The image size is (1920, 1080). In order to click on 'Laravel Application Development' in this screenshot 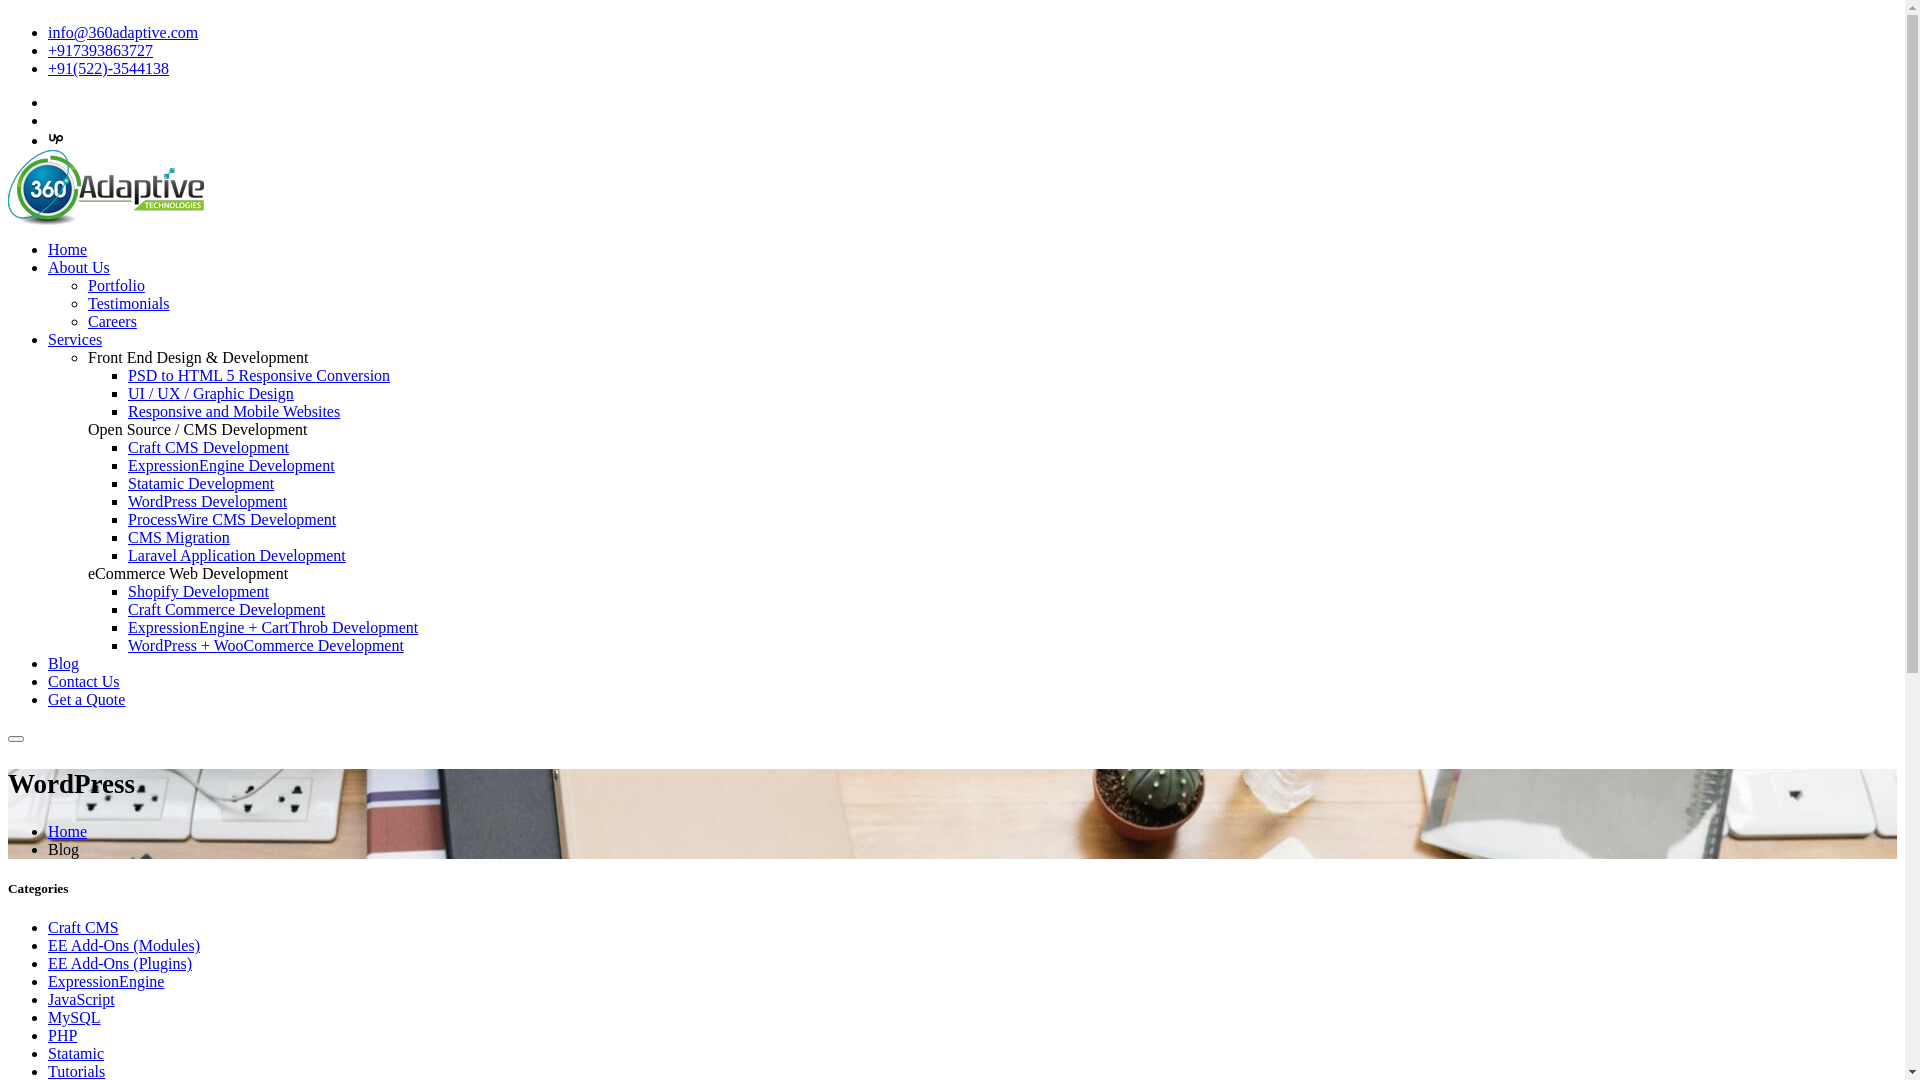, I will do `click(236, 555)`.